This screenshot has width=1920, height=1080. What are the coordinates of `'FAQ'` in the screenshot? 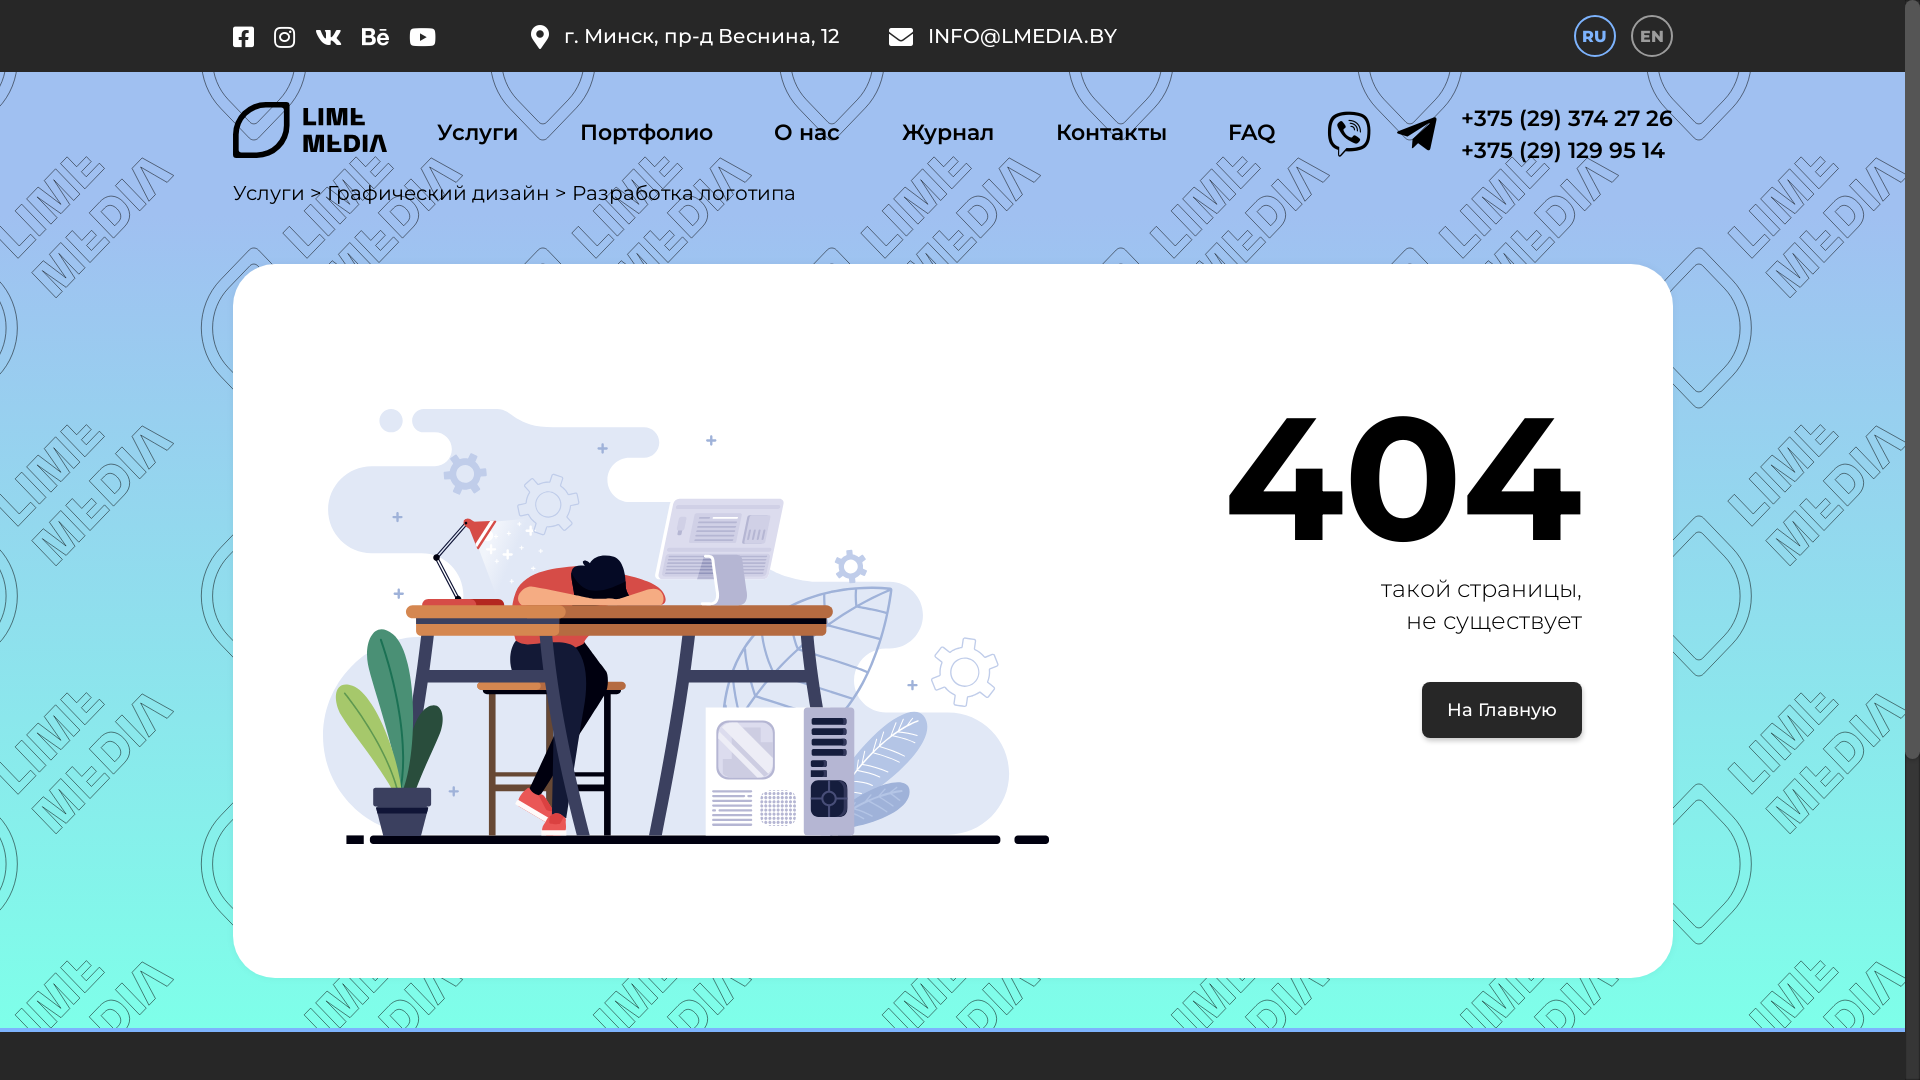 It's located at (1251, 135).